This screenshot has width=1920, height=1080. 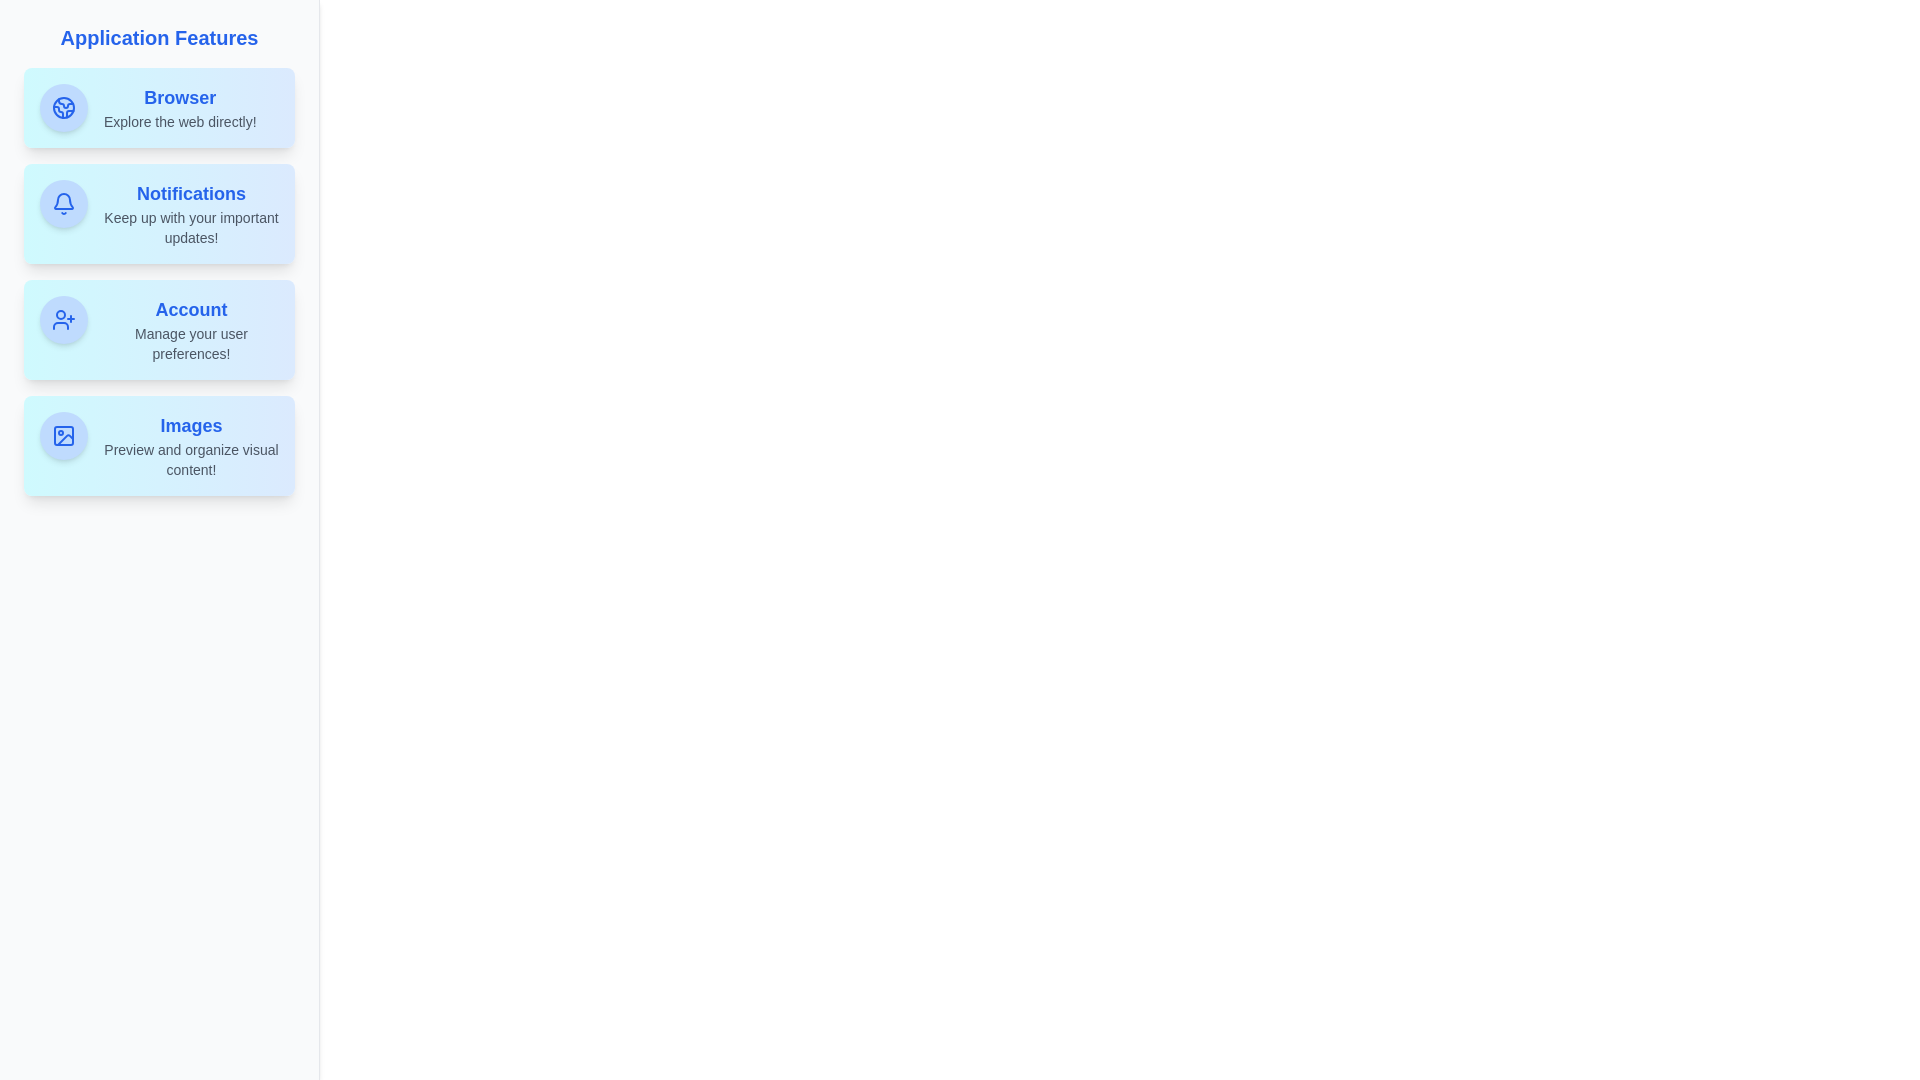 What do you see at coordinates (158, 213) in the screenshot?
I see `the feature tile corresponding to Notifications` at bounding box center [158, 213].